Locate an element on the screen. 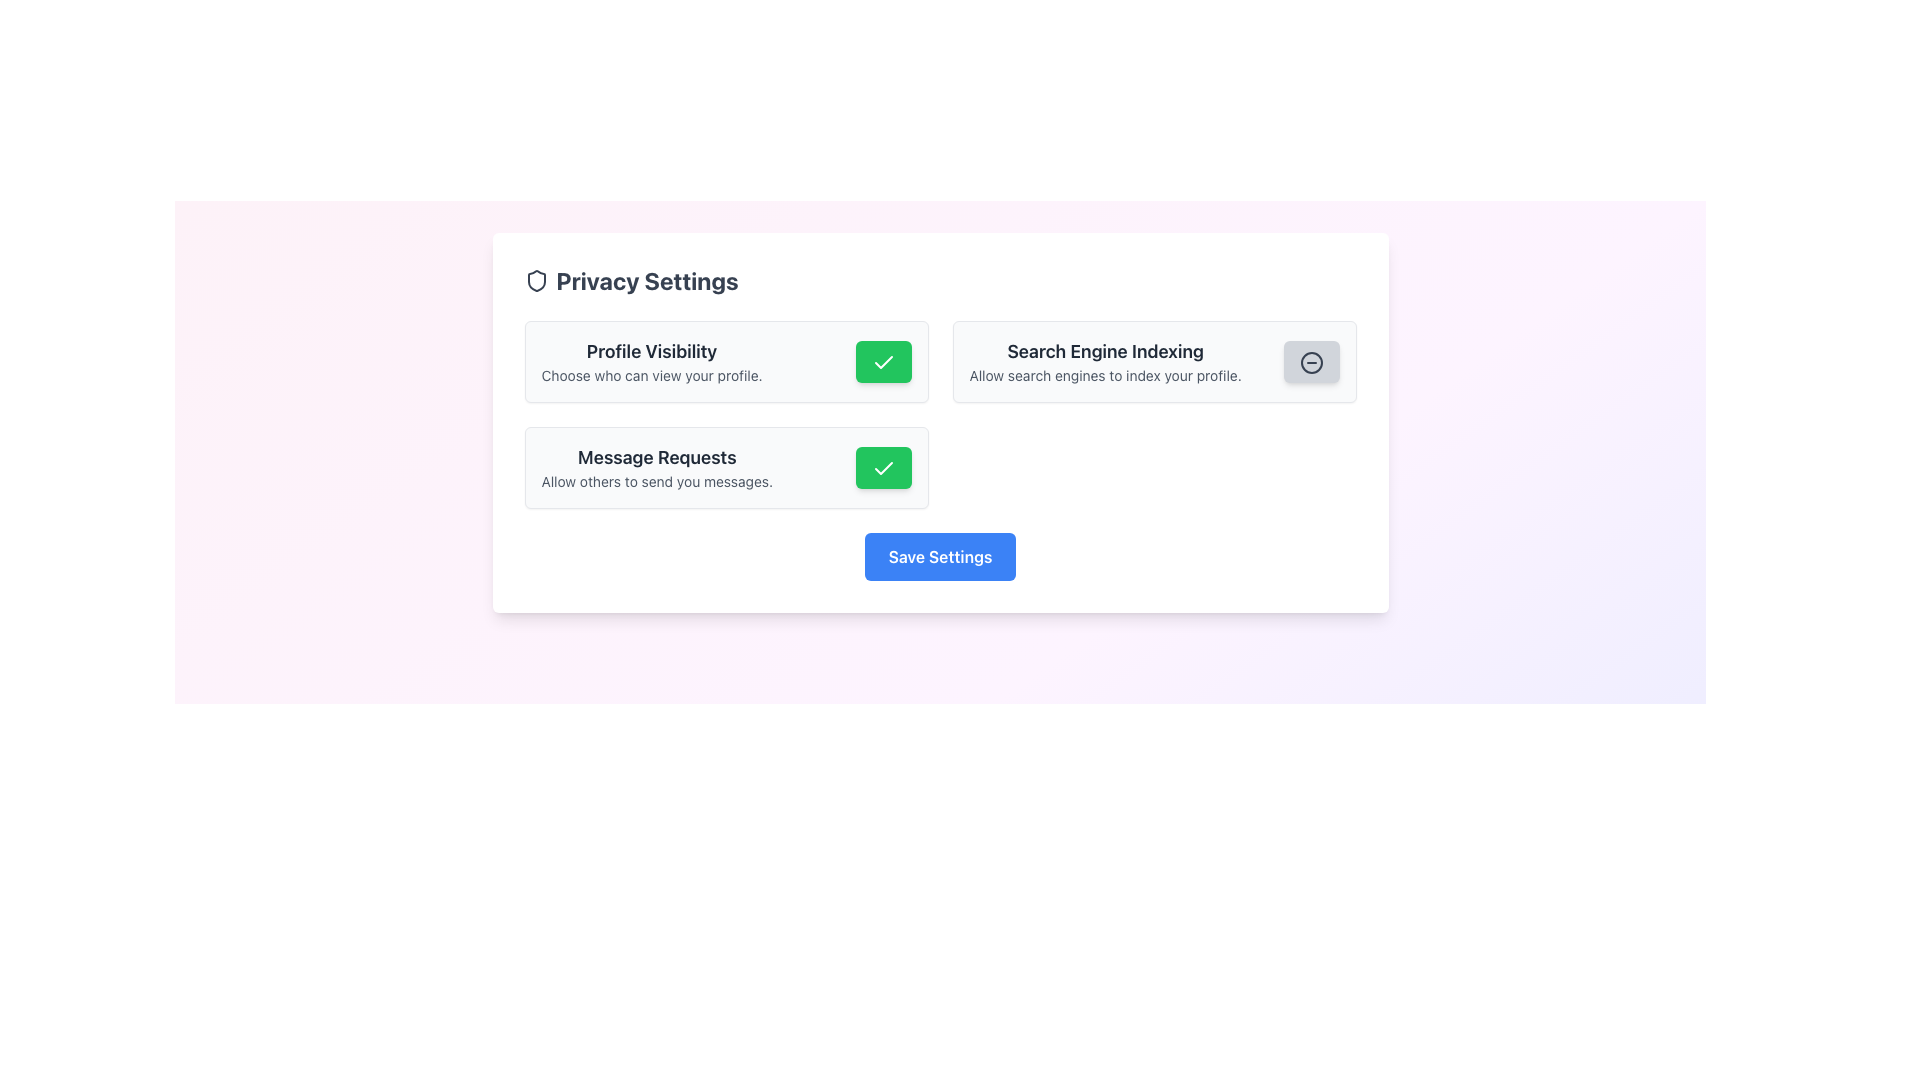 This screenshot has width=1920, height=1080. the Static Text element that serves as the title for the 'Message Requests' privacy setting, located beneath the 'Profile Visibility' setting is located at coordinates (657, 458).